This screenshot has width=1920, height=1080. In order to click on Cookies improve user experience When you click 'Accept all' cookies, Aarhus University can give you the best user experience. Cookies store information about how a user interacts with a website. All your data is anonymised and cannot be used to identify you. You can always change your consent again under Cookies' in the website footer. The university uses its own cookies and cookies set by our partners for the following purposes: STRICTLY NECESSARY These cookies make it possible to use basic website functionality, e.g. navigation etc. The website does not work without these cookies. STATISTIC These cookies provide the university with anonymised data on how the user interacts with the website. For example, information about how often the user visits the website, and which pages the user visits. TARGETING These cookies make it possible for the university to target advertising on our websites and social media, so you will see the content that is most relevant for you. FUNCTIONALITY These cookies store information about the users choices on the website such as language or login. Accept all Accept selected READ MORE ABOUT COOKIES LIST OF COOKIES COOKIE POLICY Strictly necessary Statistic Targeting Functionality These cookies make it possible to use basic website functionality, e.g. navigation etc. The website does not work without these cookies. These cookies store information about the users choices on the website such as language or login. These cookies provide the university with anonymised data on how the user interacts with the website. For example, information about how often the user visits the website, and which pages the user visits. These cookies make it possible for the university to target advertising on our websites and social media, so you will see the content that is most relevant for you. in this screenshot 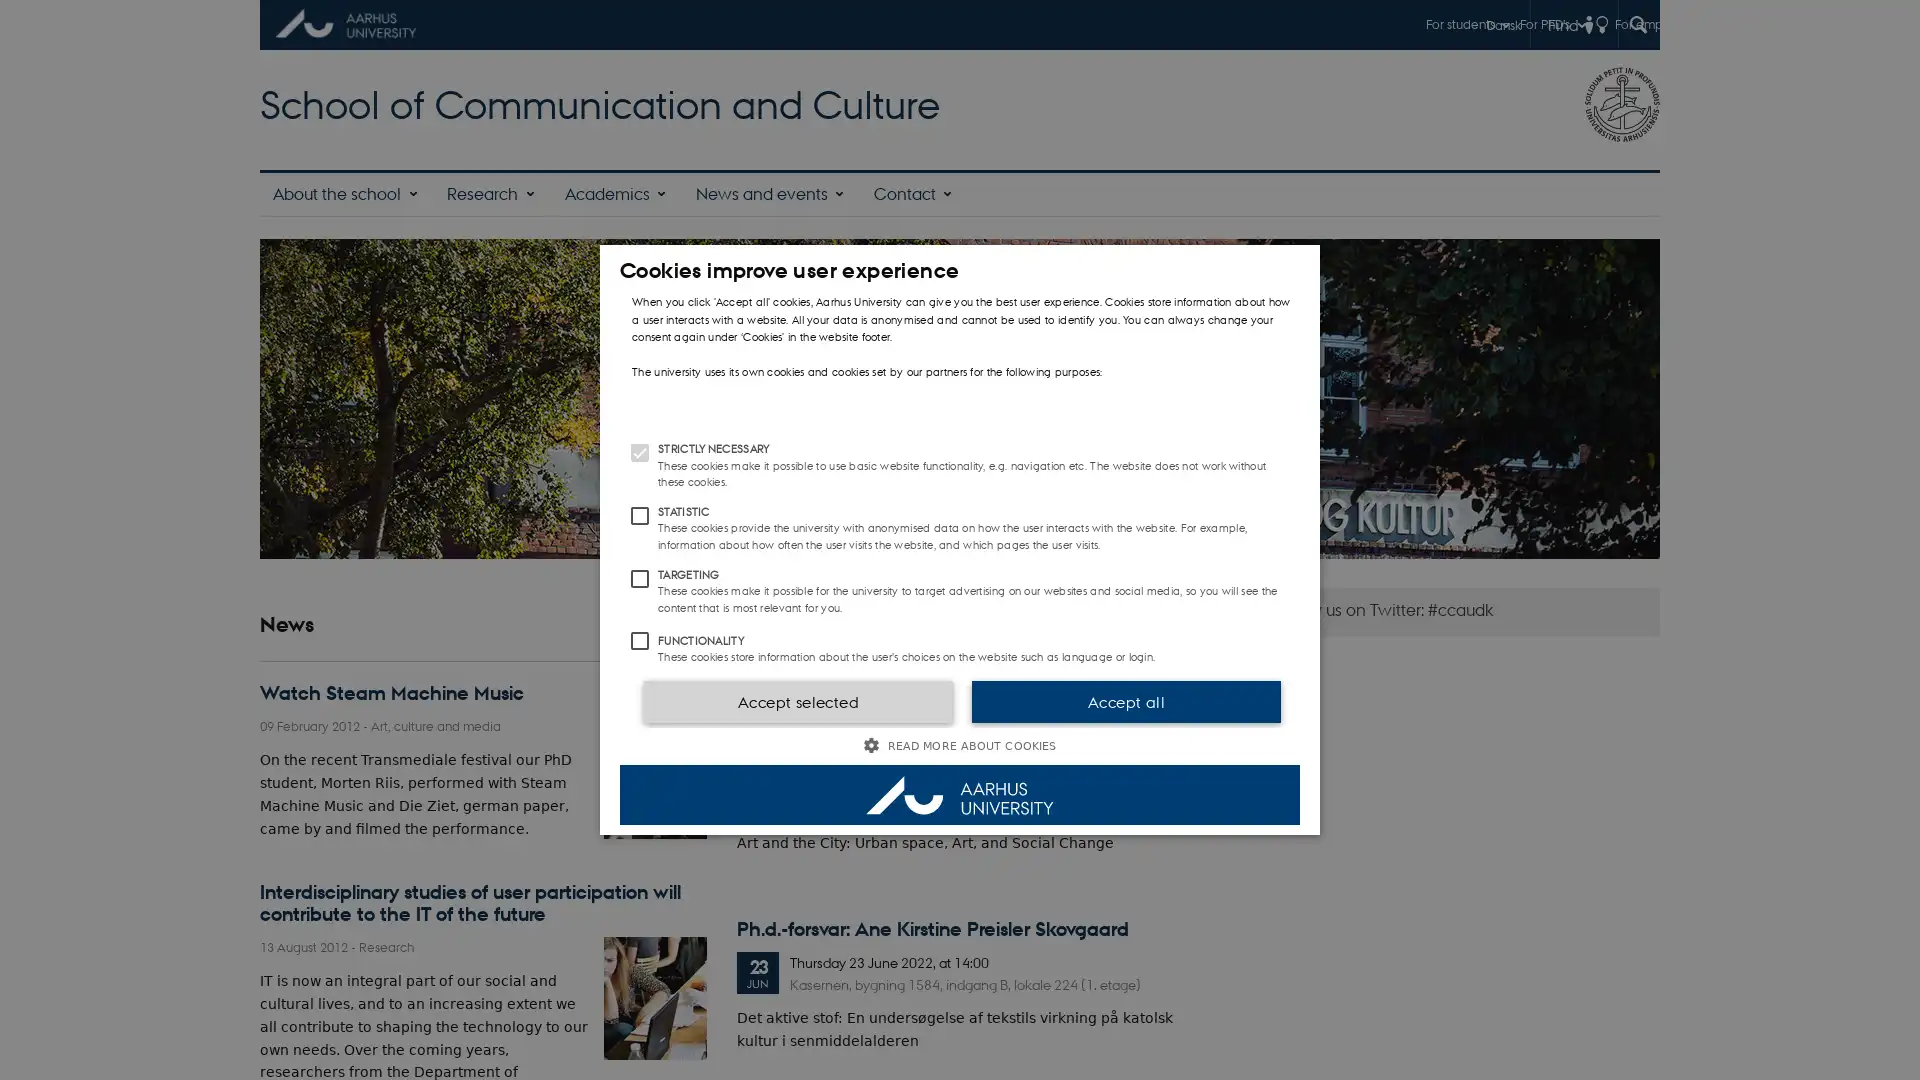, I will do `click(960, 540)`.